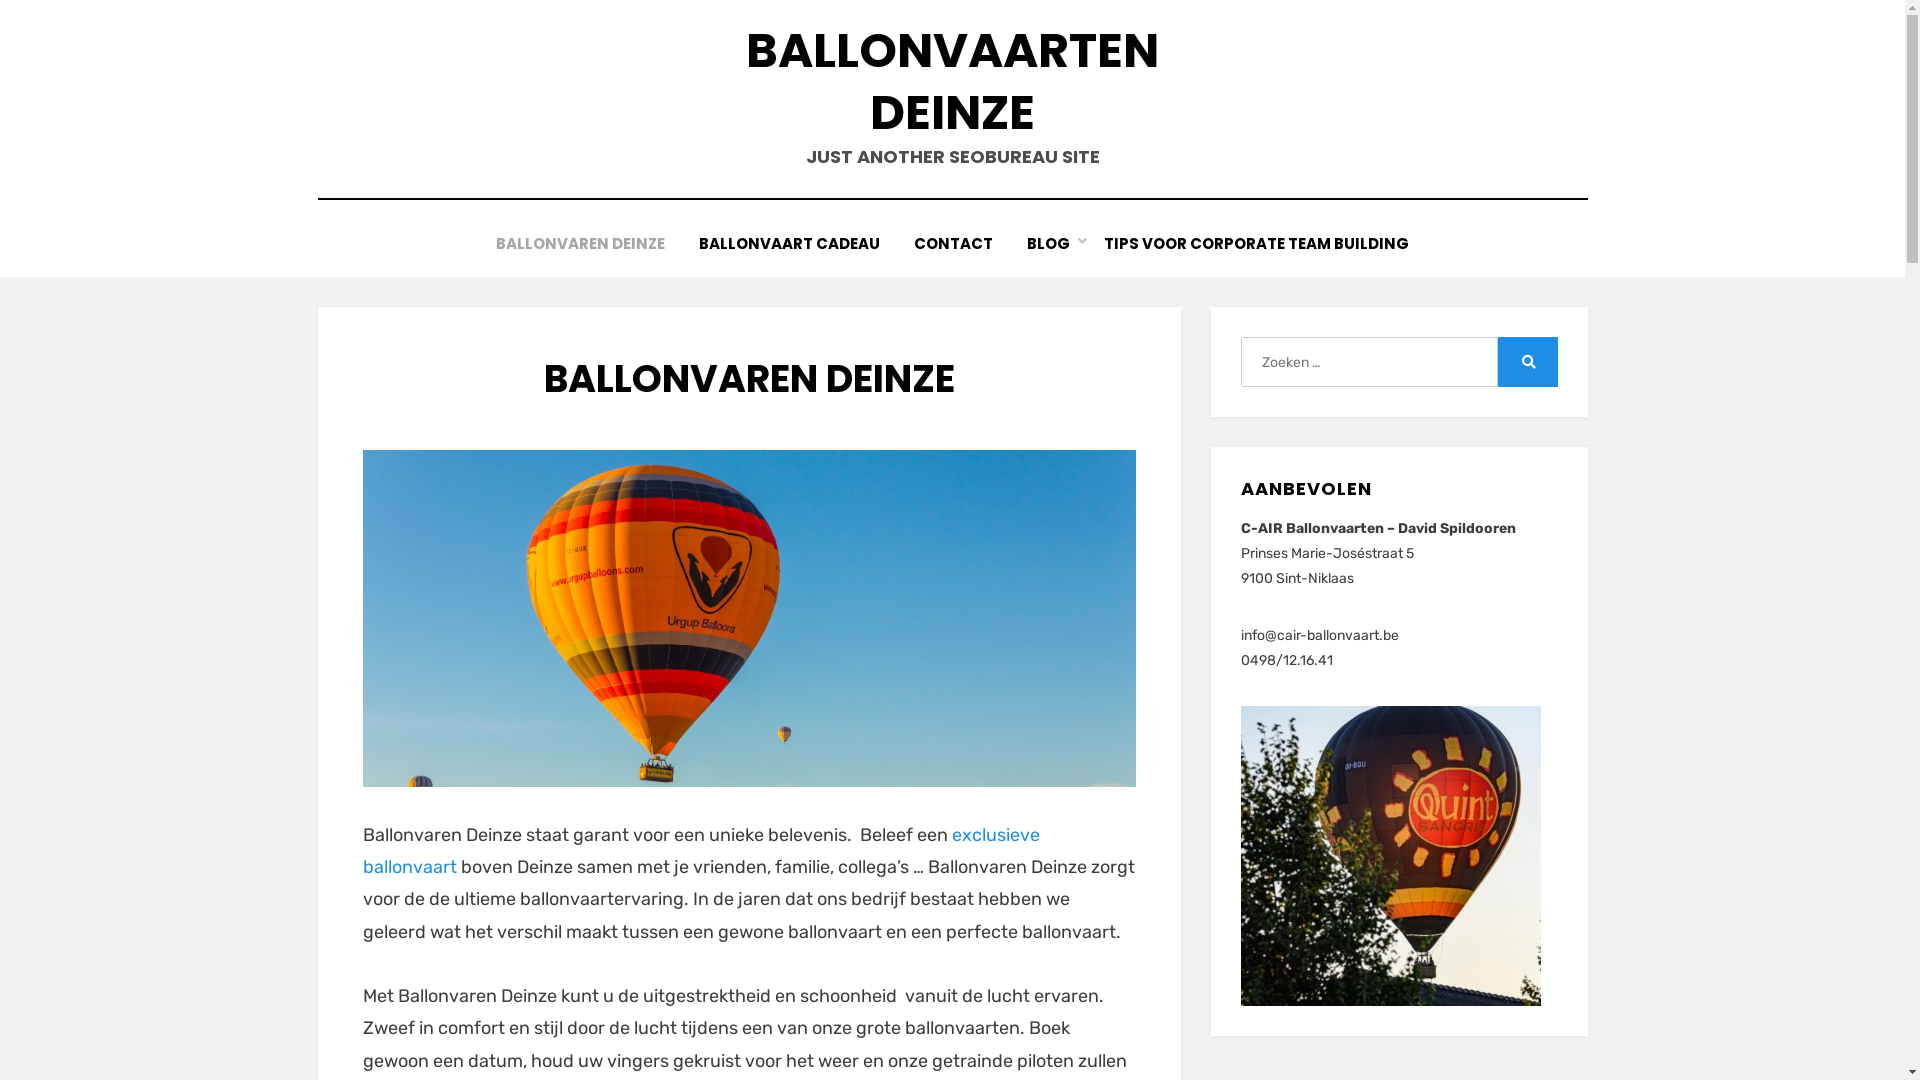 Image resolution: width=1920 pixels, height=1080 pixels. What do you see at coordinates (1320, 635) in the screenshot?
I see `'info@cair-ballonvaart.be'` at bounding box center [1320, 635].